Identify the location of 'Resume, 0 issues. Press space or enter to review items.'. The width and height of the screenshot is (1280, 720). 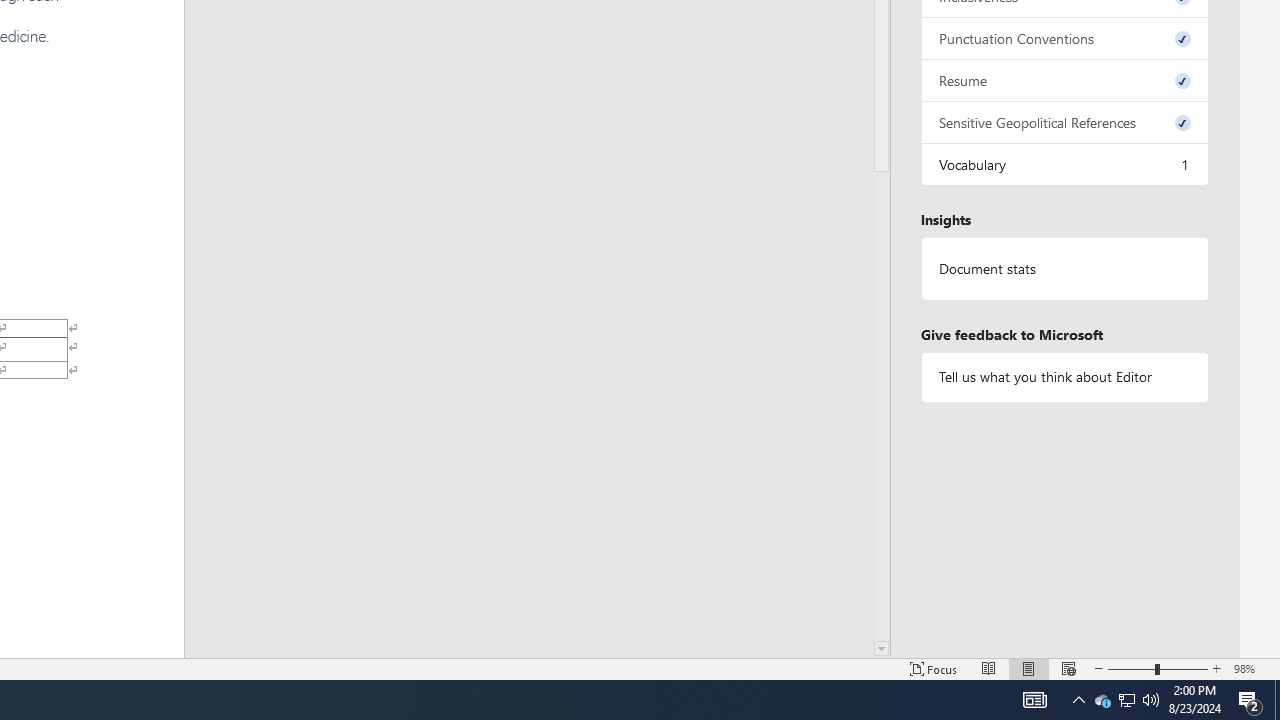
(1063, 79).